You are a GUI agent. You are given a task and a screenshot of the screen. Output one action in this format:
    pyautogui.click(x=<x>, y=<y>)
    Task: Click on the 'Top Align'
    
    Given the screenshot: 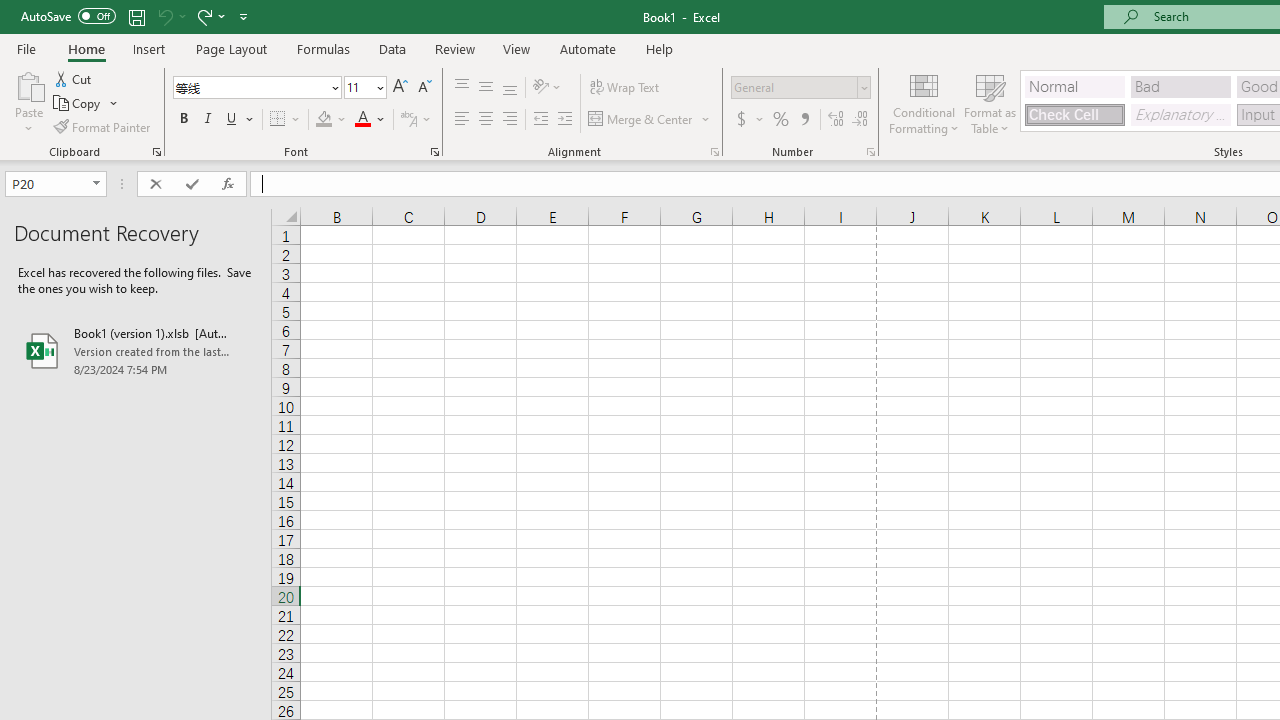 What is the action you would take?
    pyautogui.click(x=461, y=86)
    